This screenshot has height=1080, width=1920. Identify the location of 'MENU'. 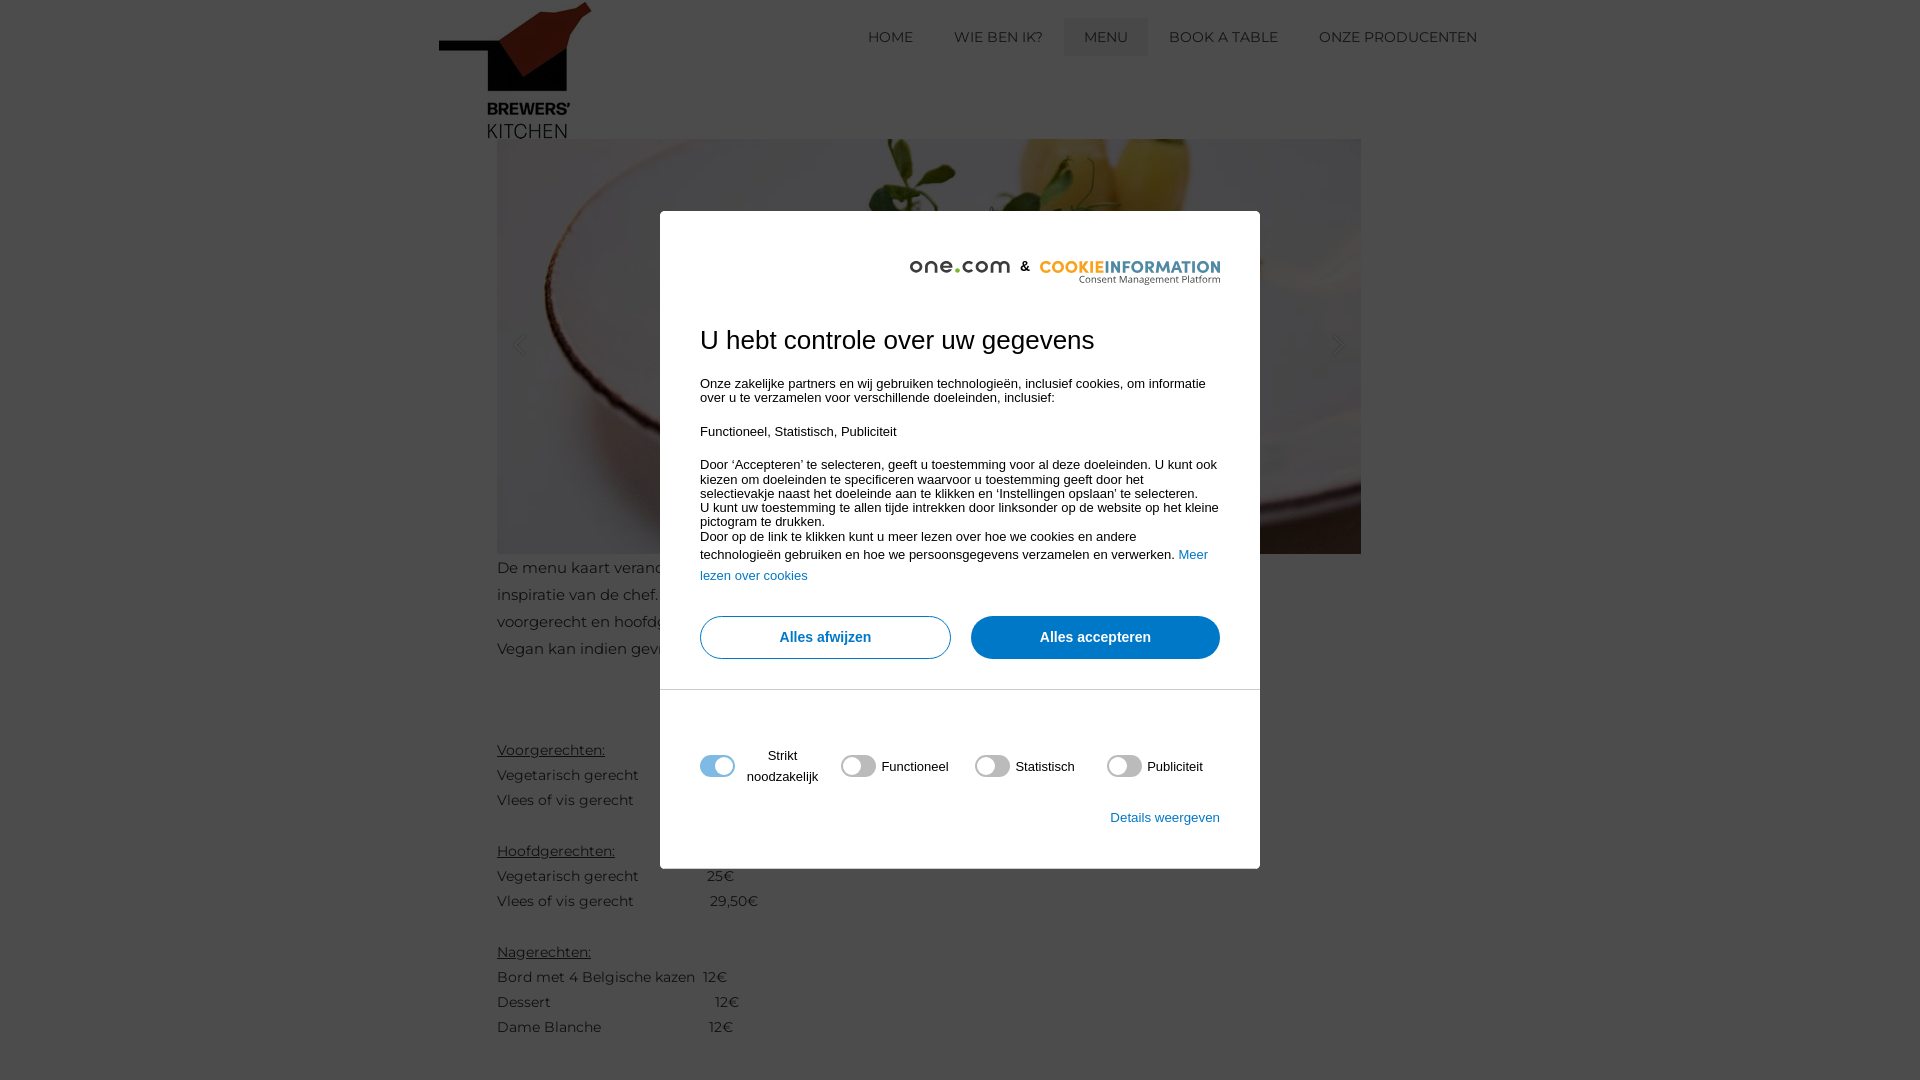
(1104, 37).